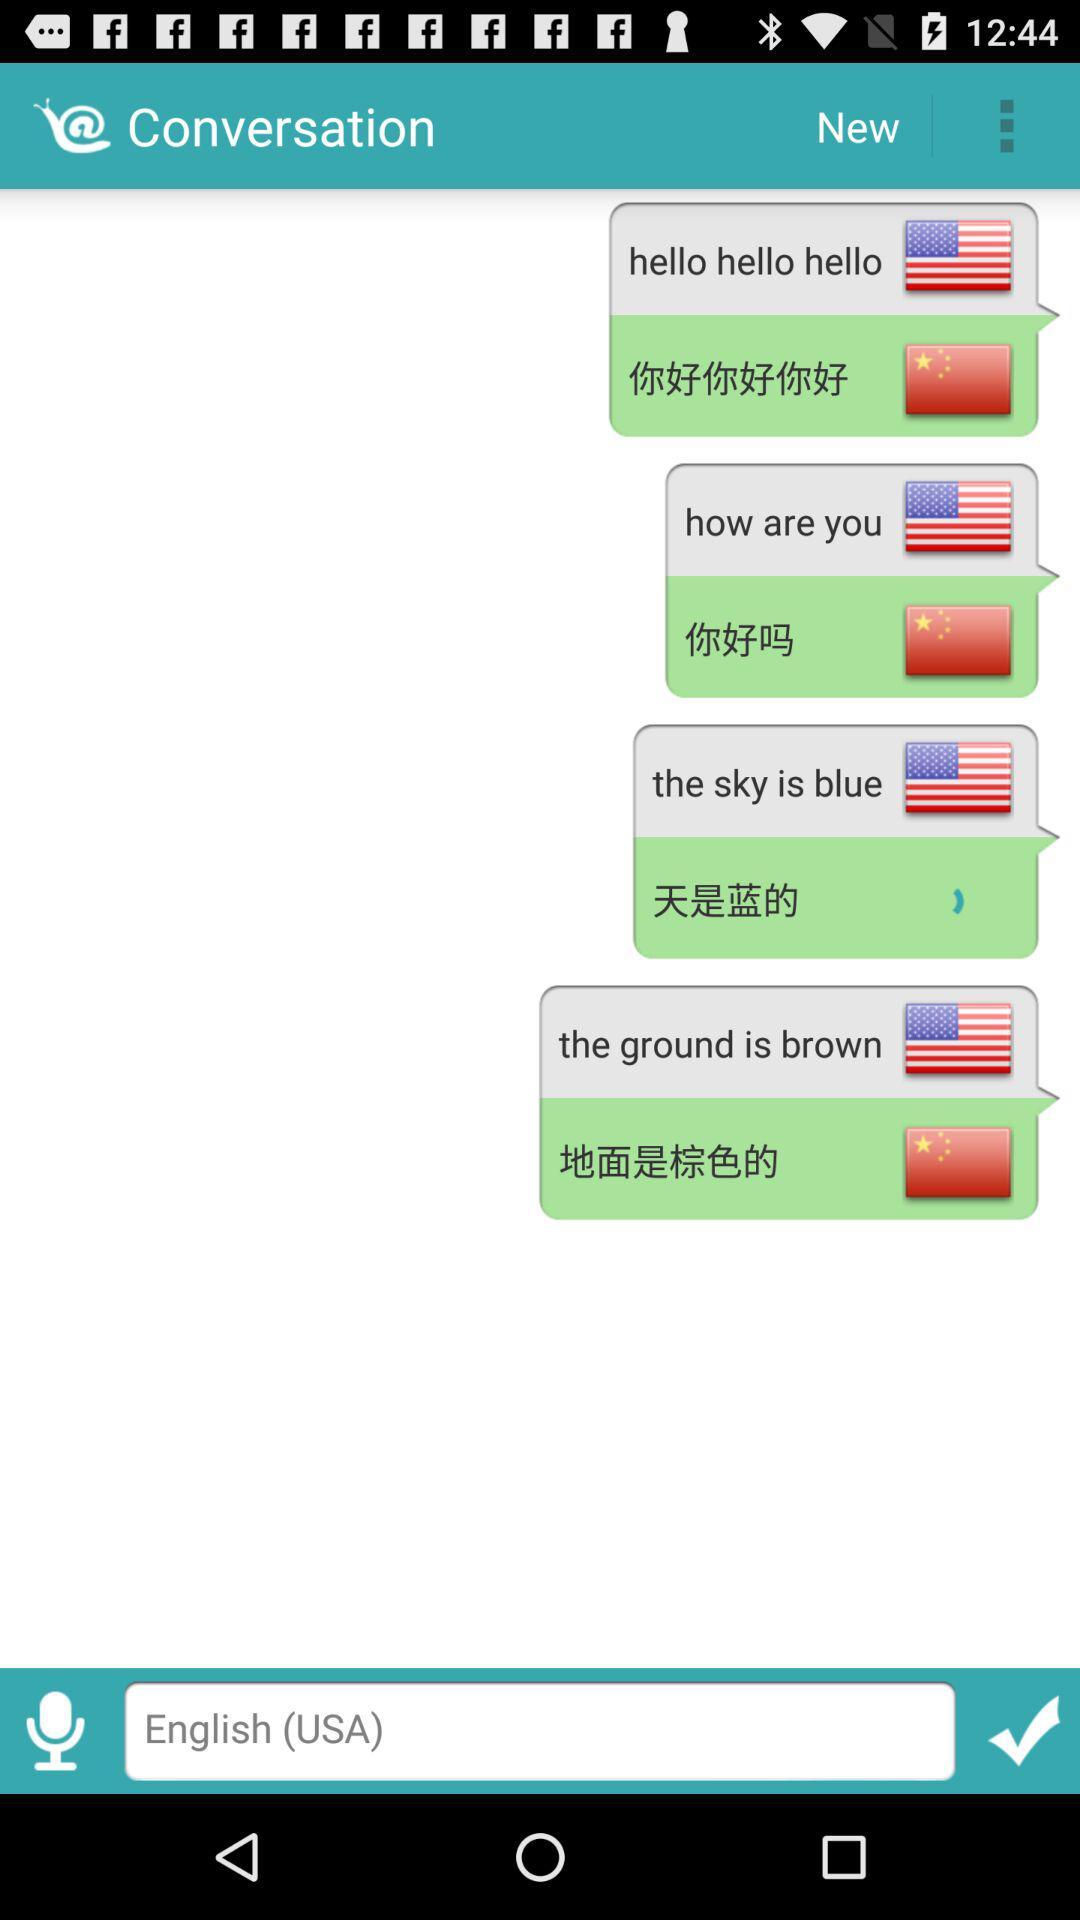 This screenshot has height=1920, width=1080. What do you see at coordinates (1024, 1730) in the screenshot?
I see `translate` at bounding box center [1024, 1730].